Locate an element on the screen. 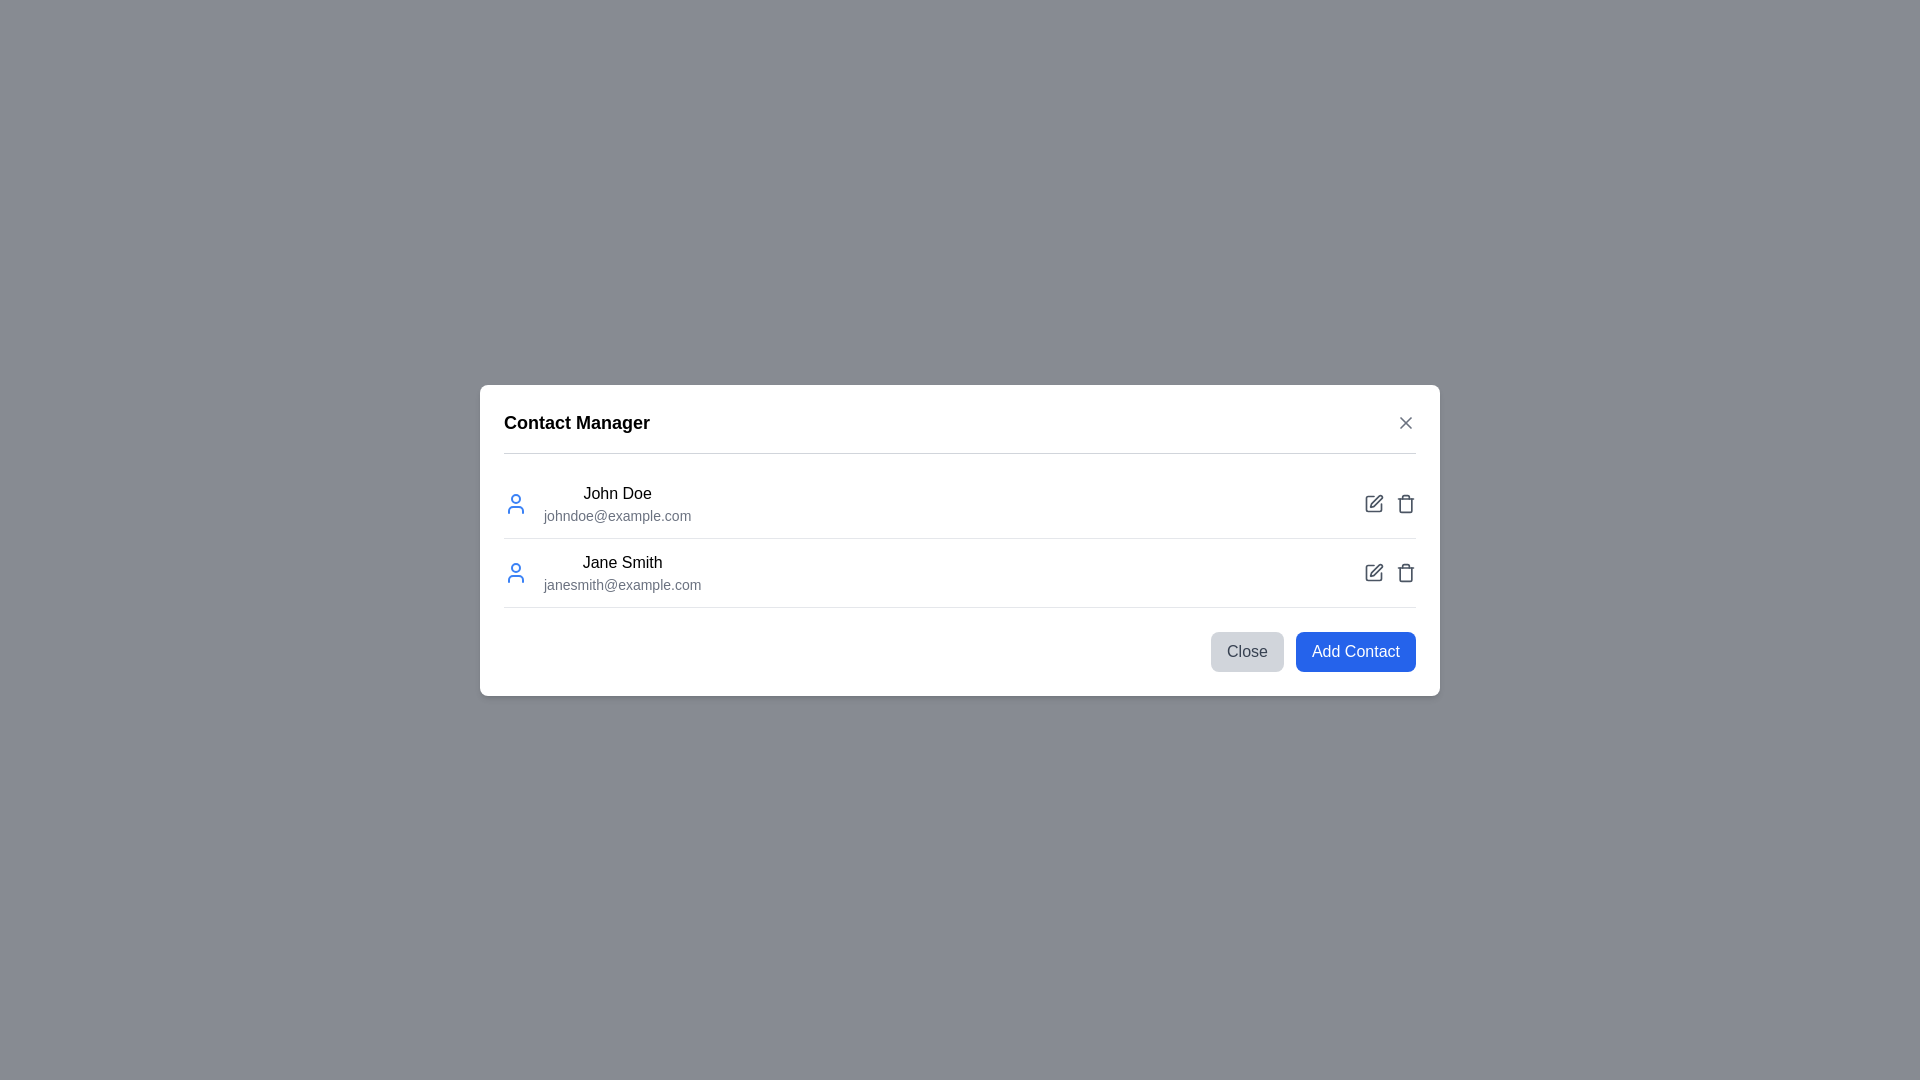 This screenshot has height=1080, width=1920. the trash can icon located is located at coordinates (1405, 572).